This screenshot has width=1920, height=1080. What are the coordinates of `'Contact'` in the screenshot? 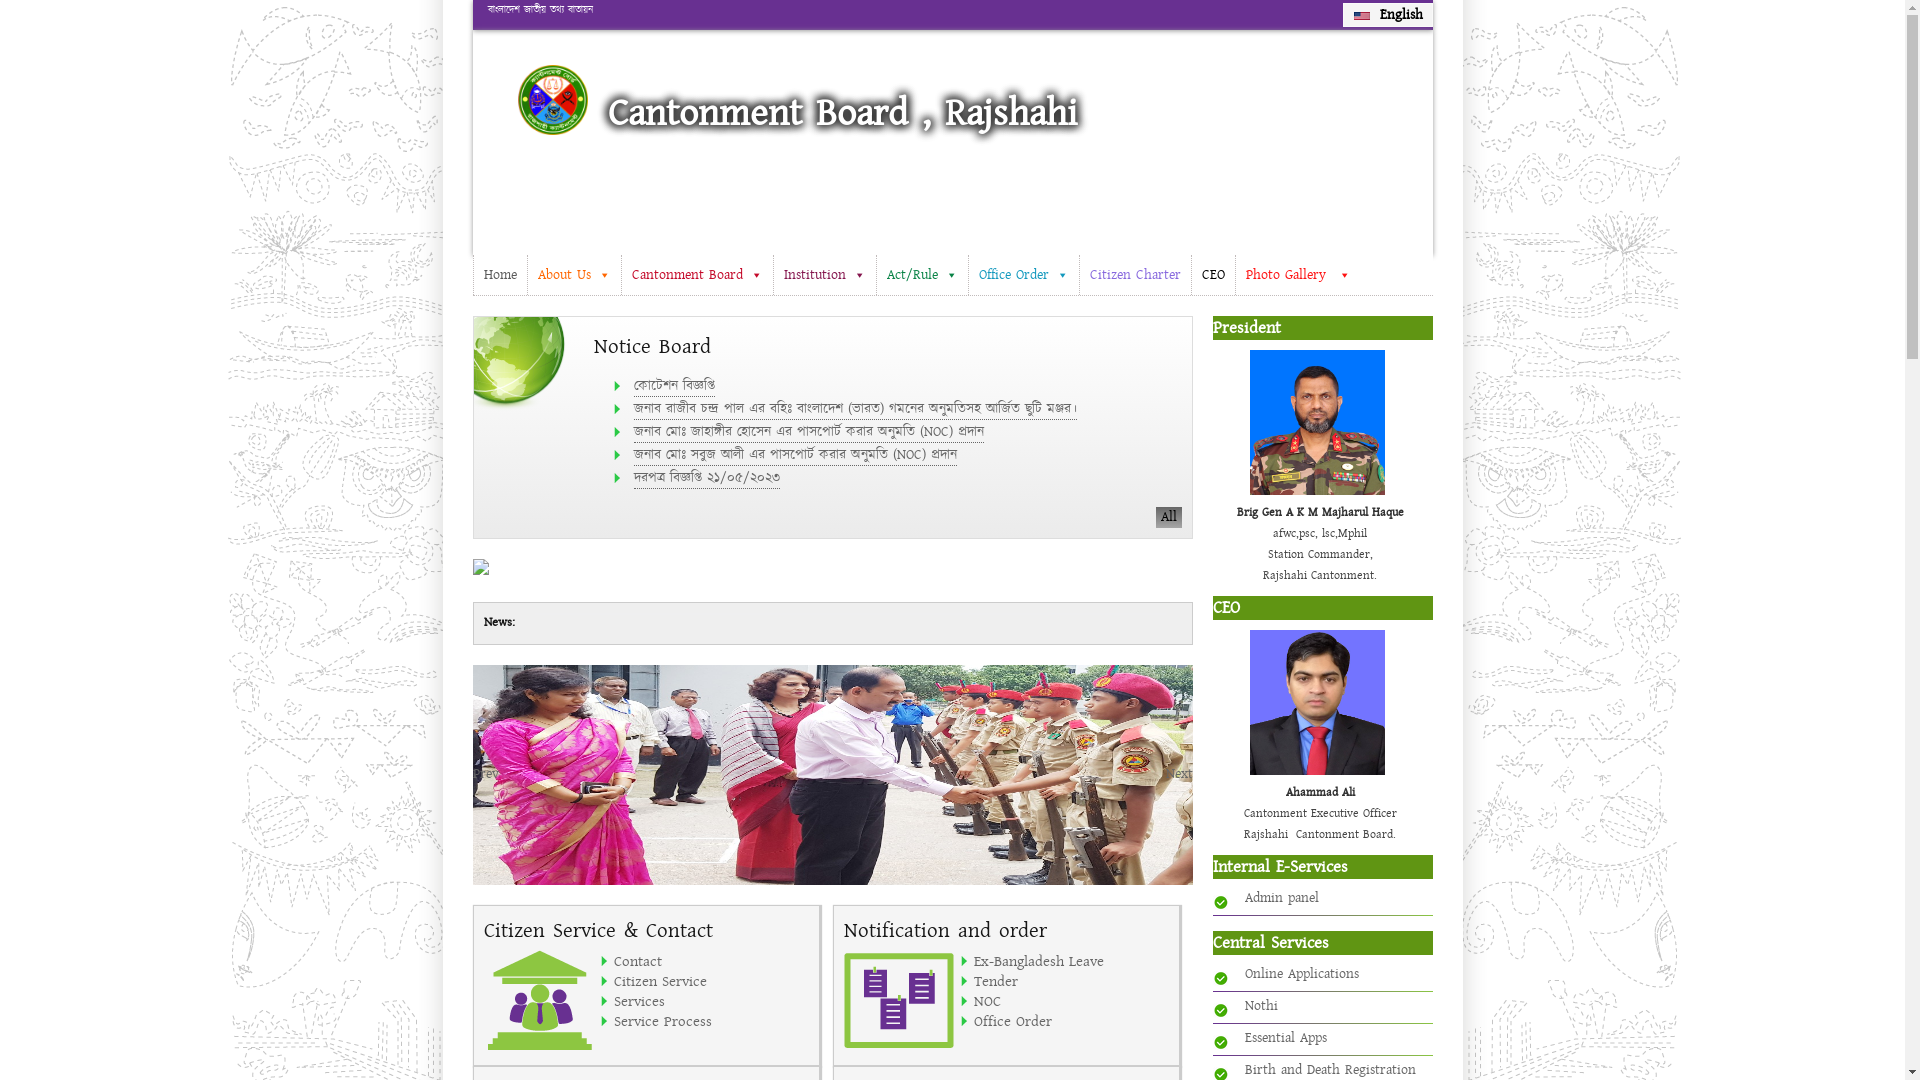 It's located at (711, 959).